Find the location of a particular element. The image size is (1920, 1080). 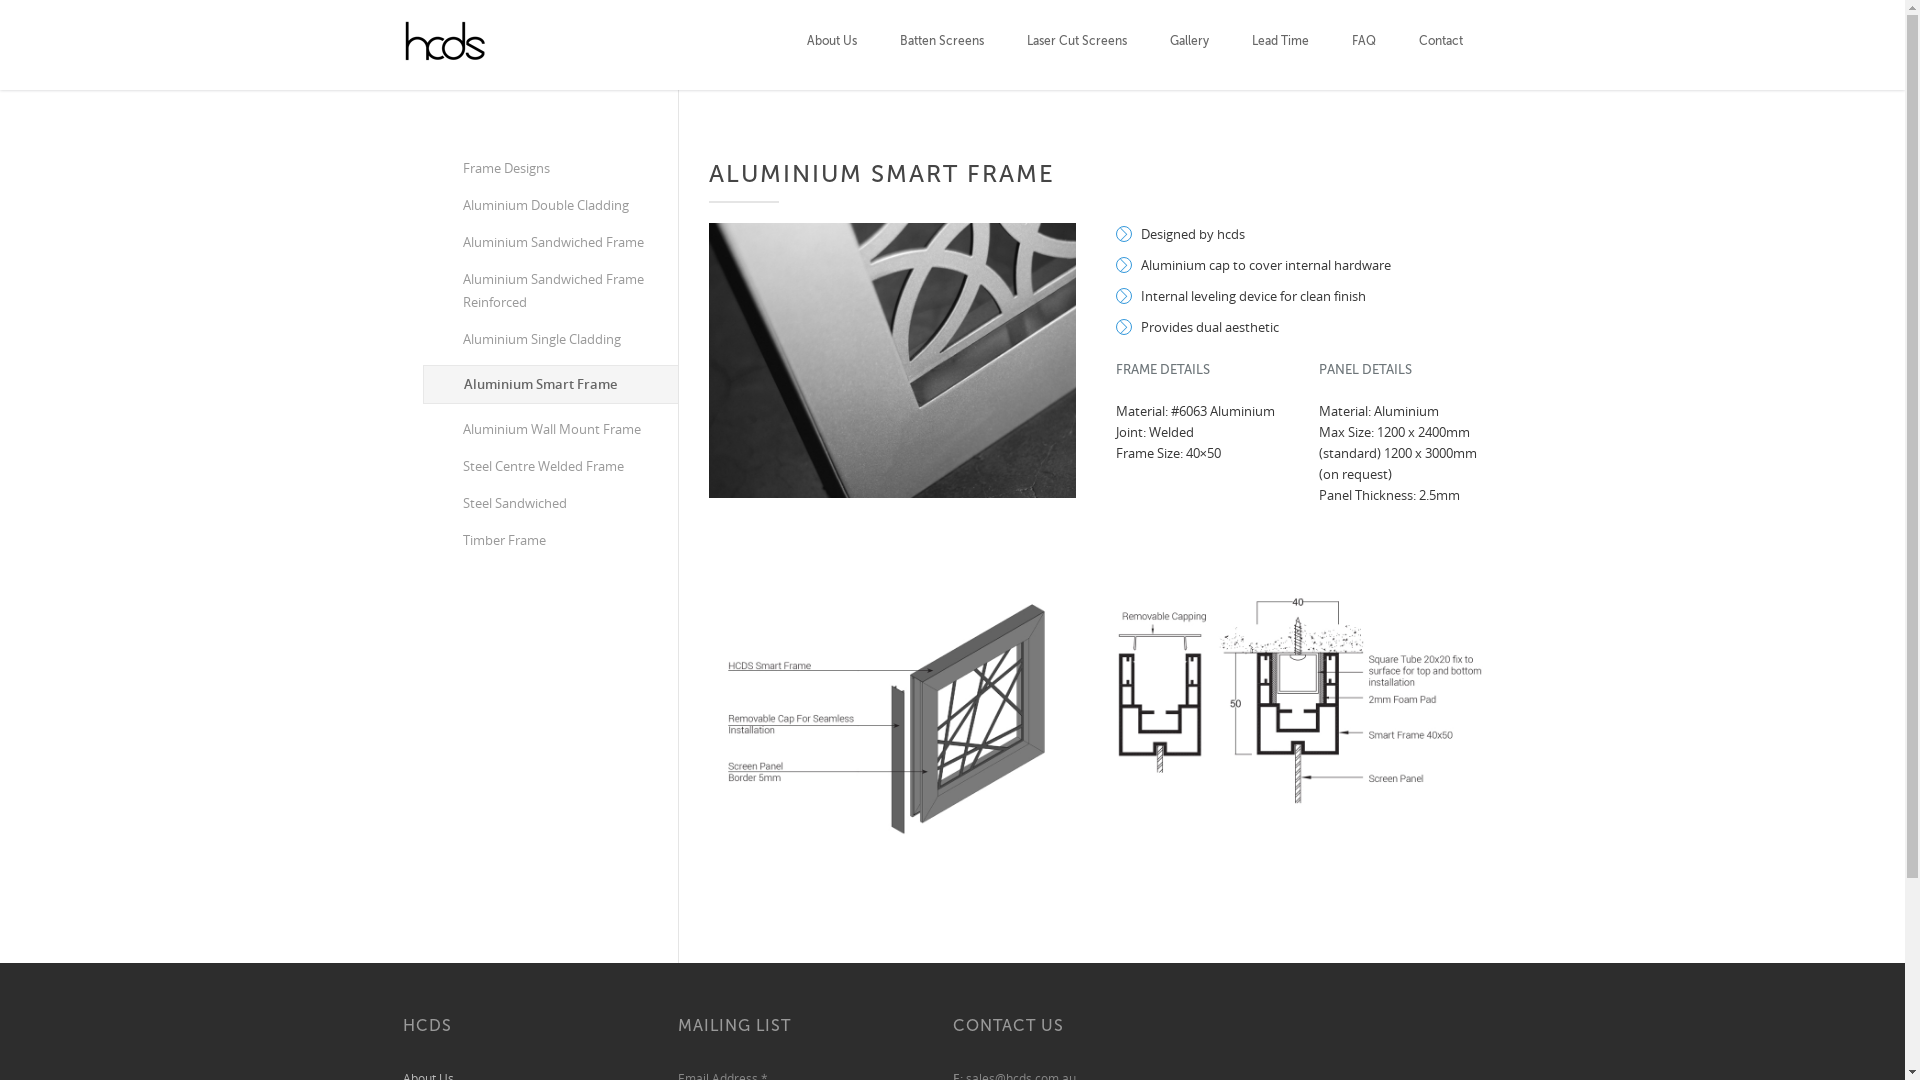

'Laser Cut Screens' is located at coordinates (1074, 45).